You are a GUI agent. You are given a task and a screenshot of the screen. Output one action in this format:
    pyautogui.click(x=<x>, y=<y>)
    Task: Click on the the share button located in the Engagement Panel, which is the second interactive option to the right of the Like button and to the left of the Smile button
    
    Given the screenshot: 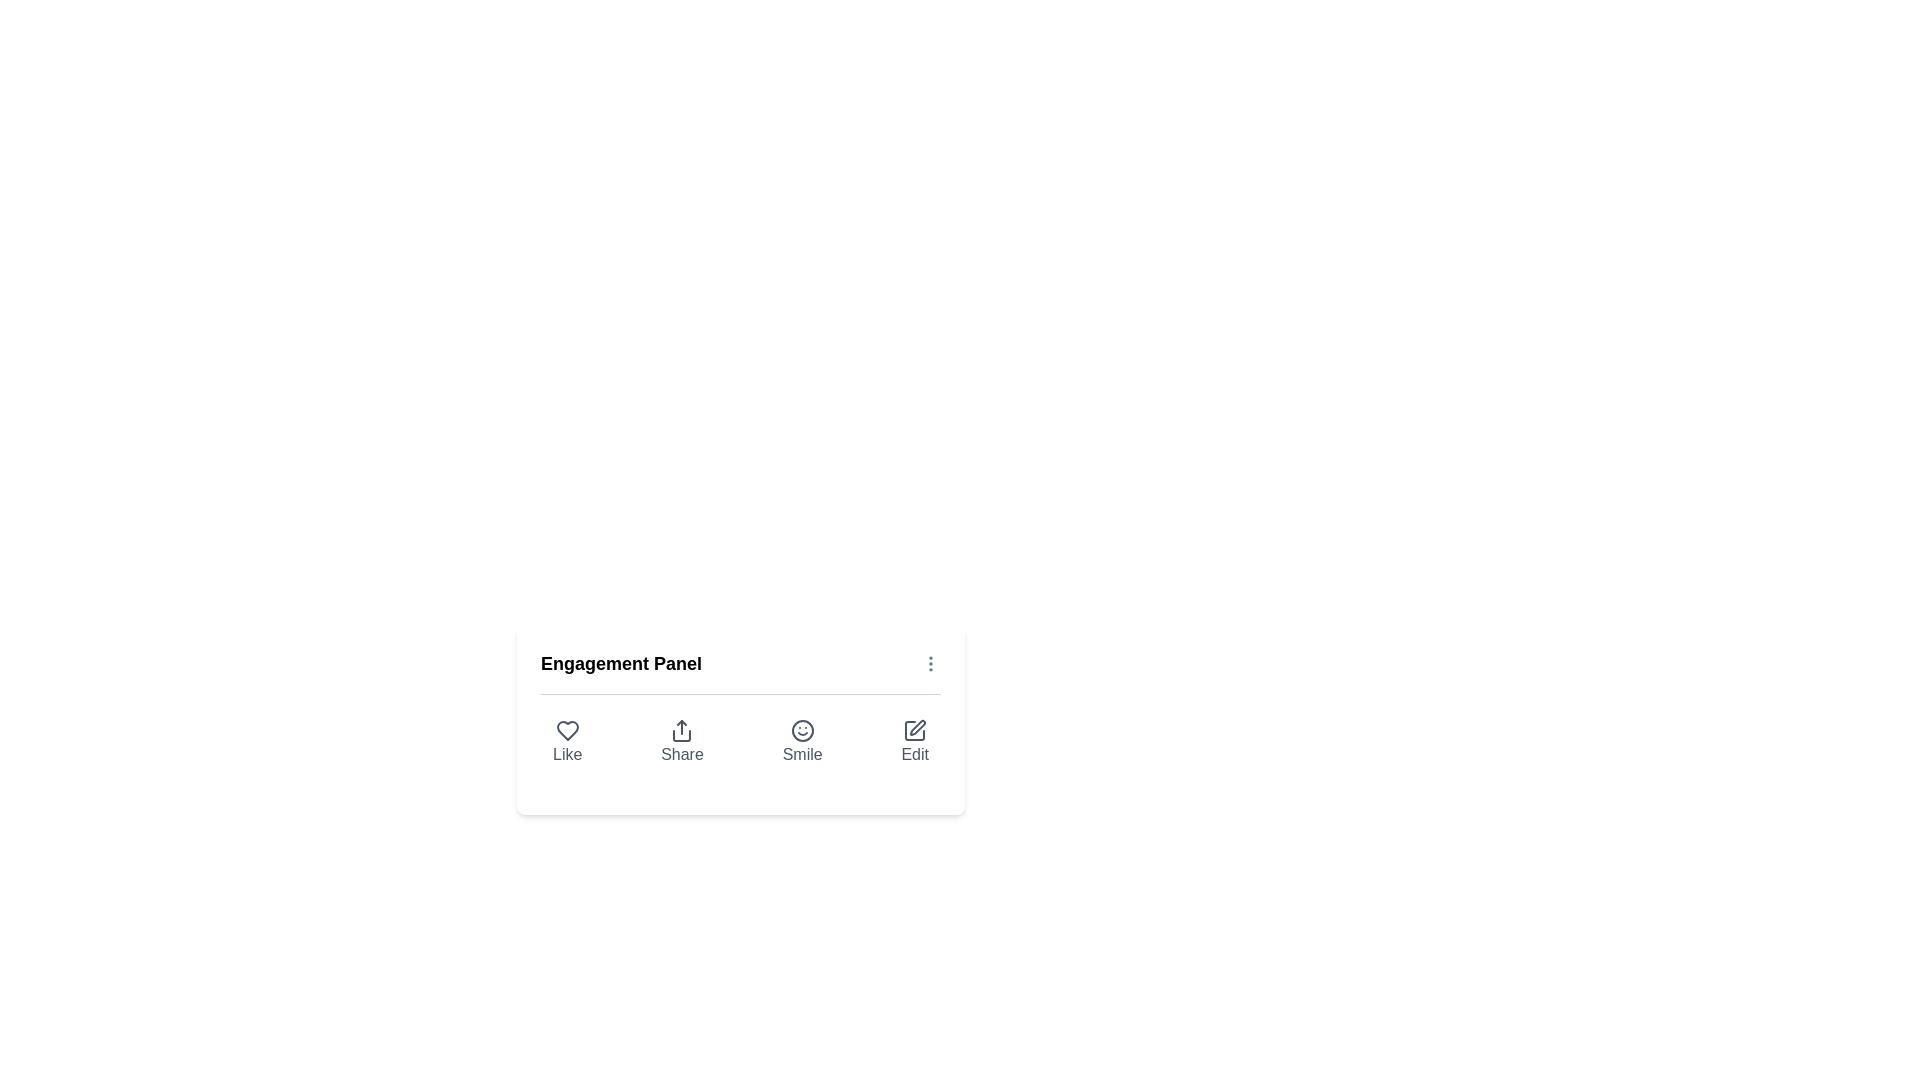 What is the action you would take?
    pyautogui.click(x=682, y=743)
    